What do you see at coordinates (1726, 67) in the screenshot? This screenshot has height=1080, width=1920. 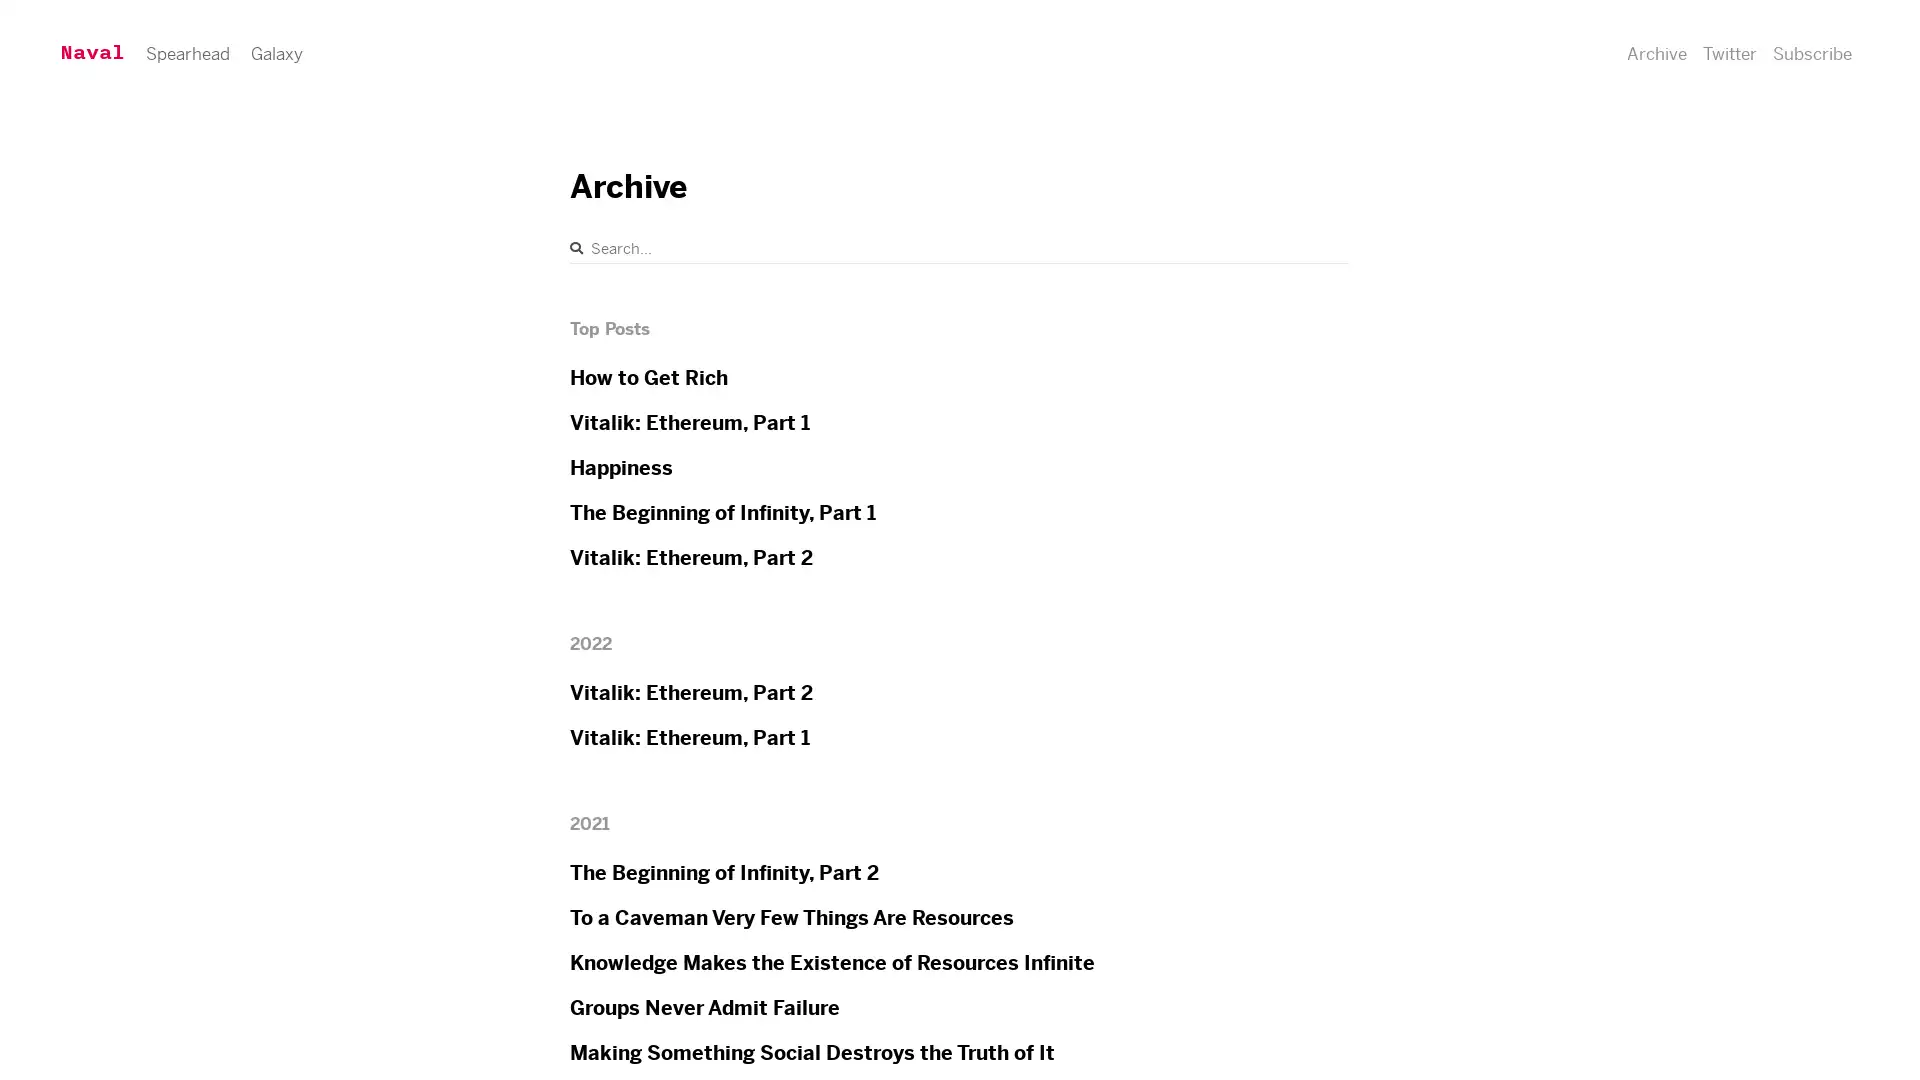 I see `Subscribe` at bounding box center [1726, 67].